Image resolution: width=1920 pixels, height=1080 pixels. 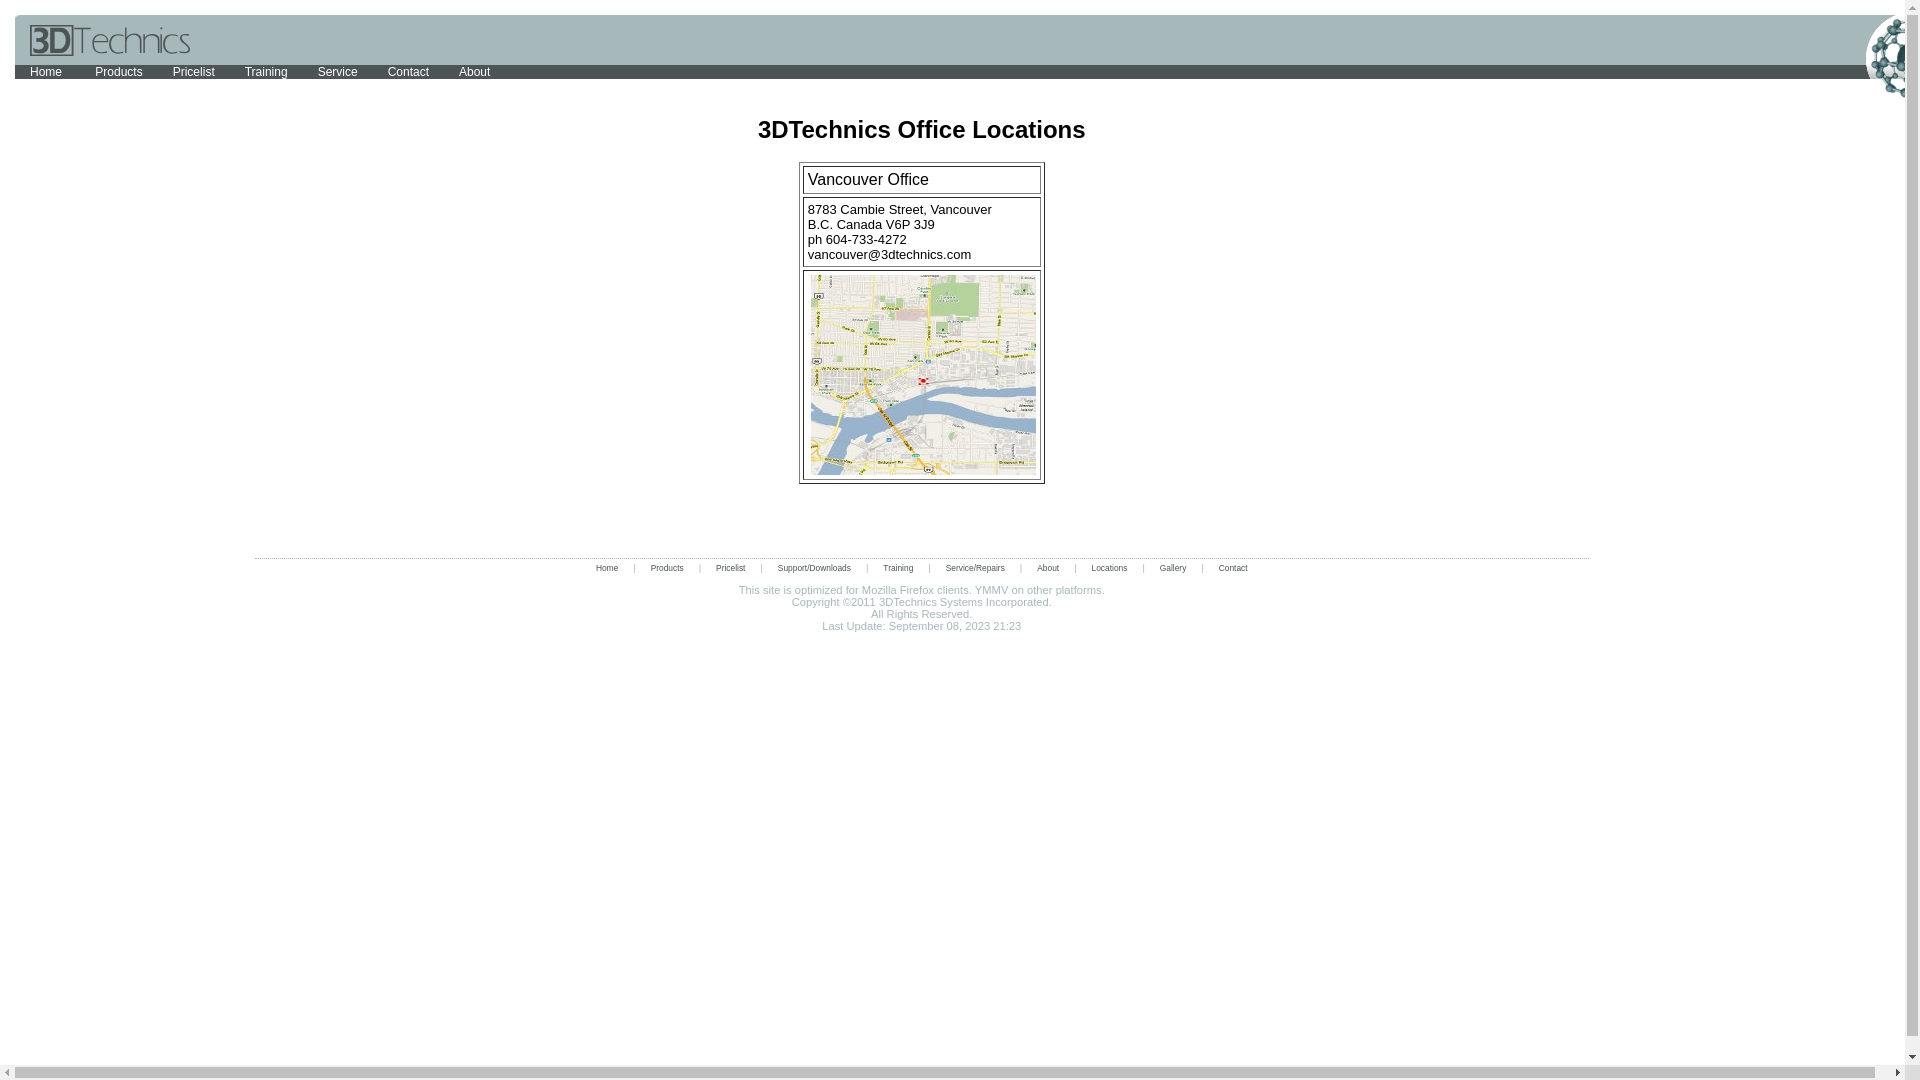 What do you see at coordinates (265, 71) in the screenshot?
I see `'Training'` at bounding box center [265, 71].